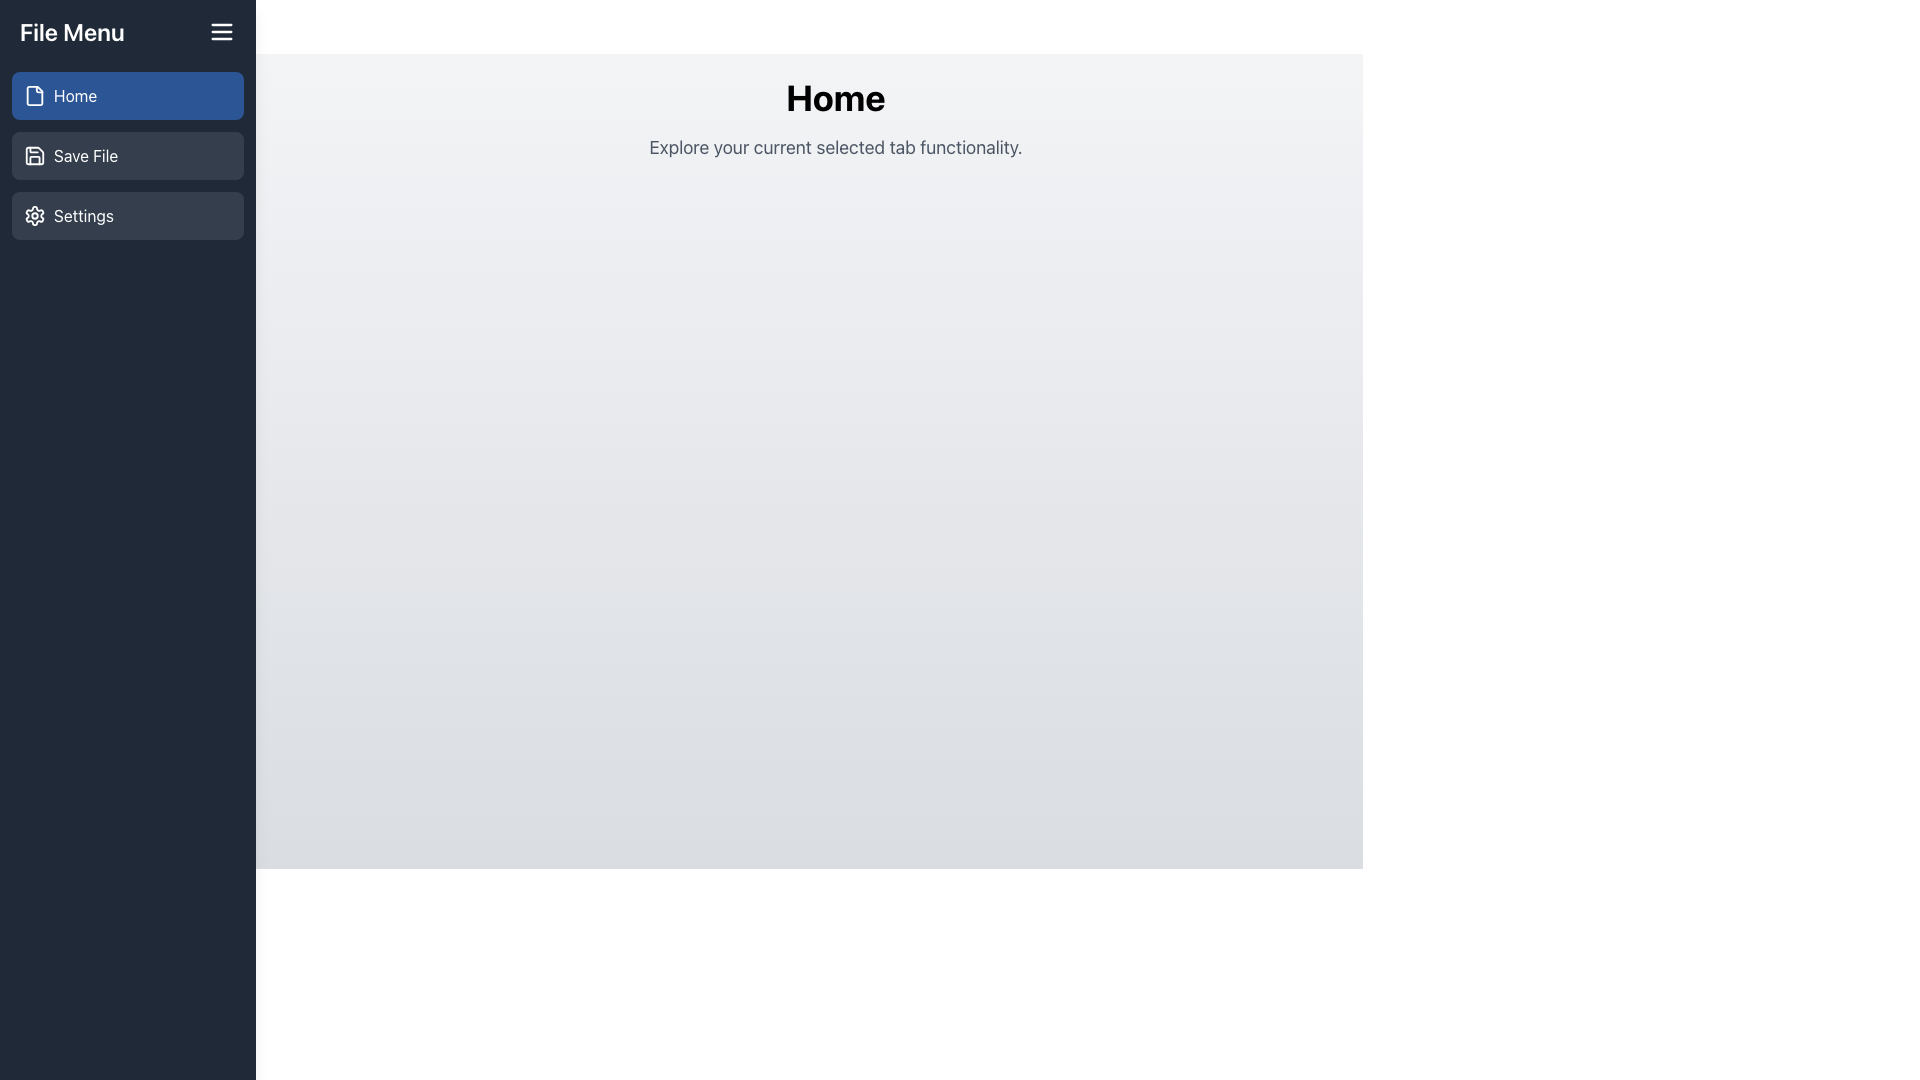  What do you see at coordinates (34, 216) in the screenshot?
I see `the cogwheel-shaped settings icon located in the sidebar` at bounding box center [34, 216].